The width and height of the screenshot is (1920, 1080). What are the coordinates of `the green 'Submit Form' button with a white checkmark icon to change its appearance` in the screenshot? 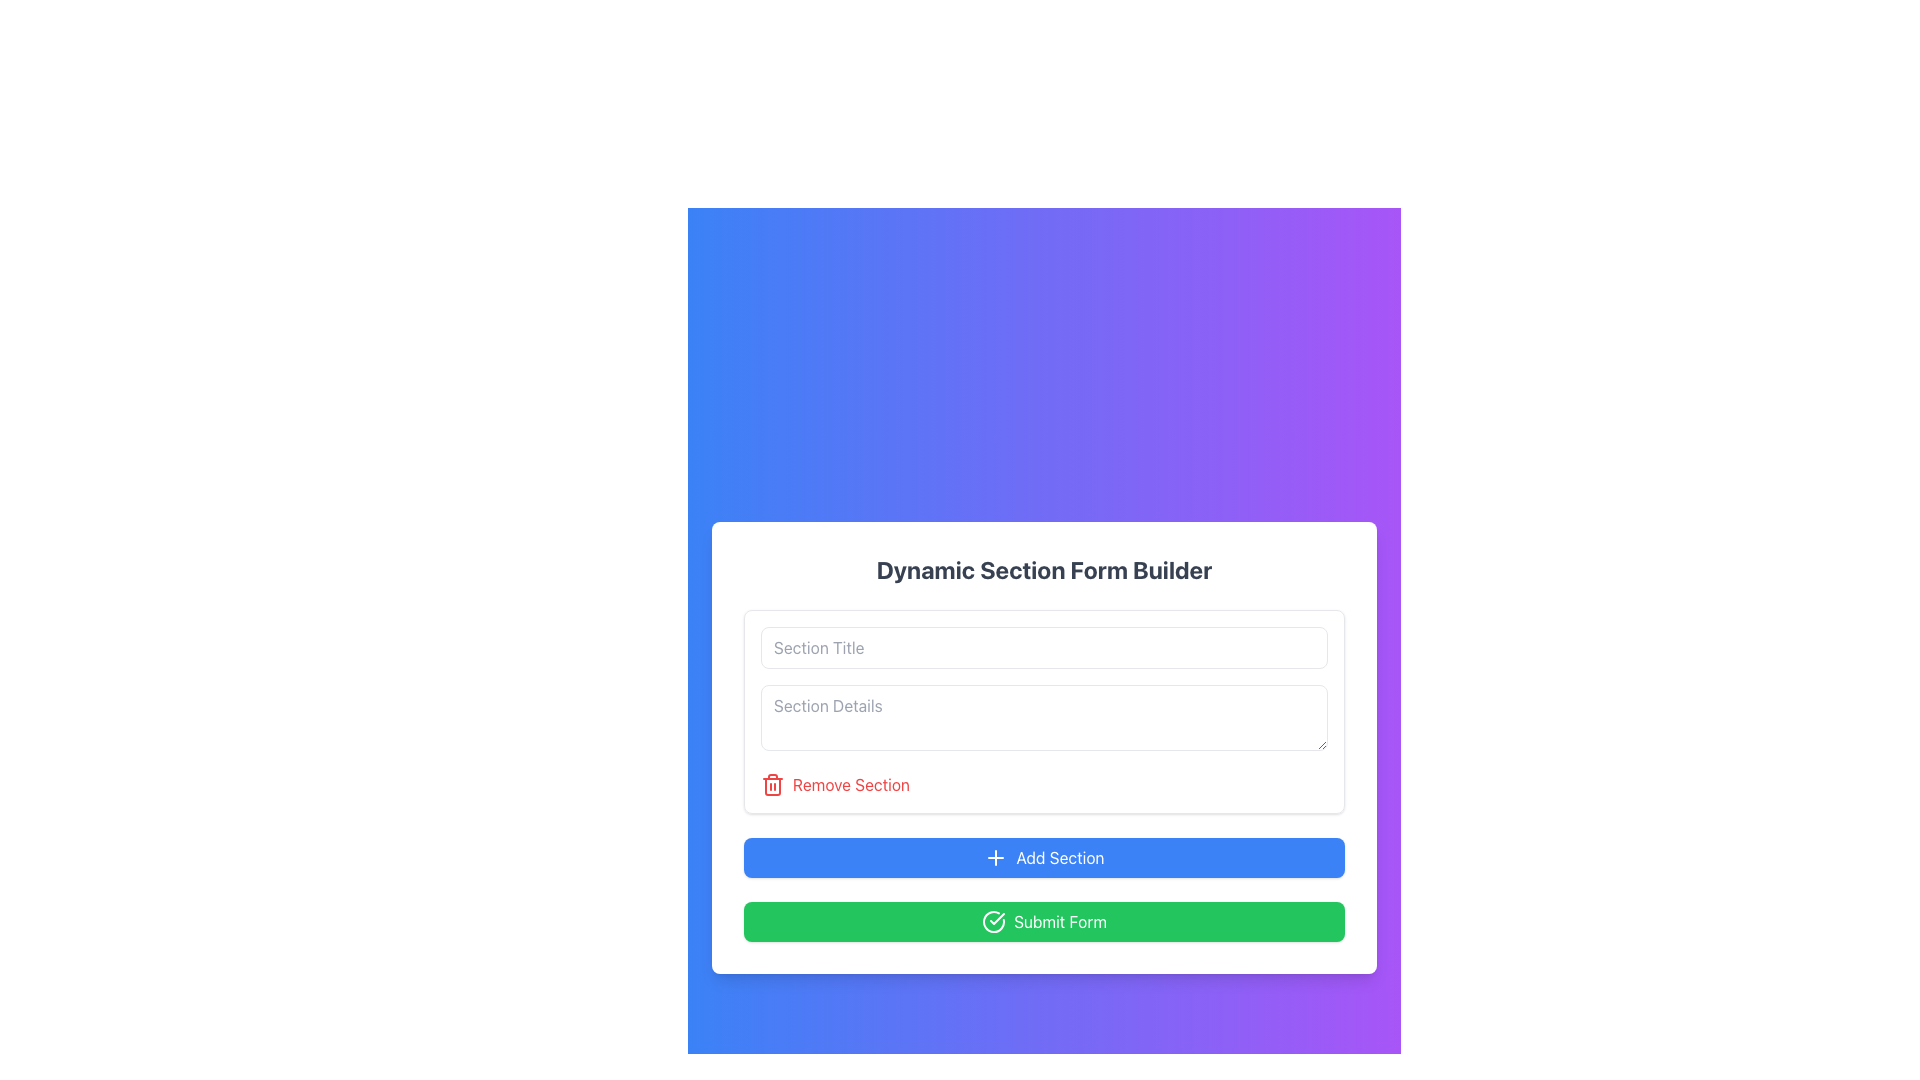 It's located at (1043, 921).